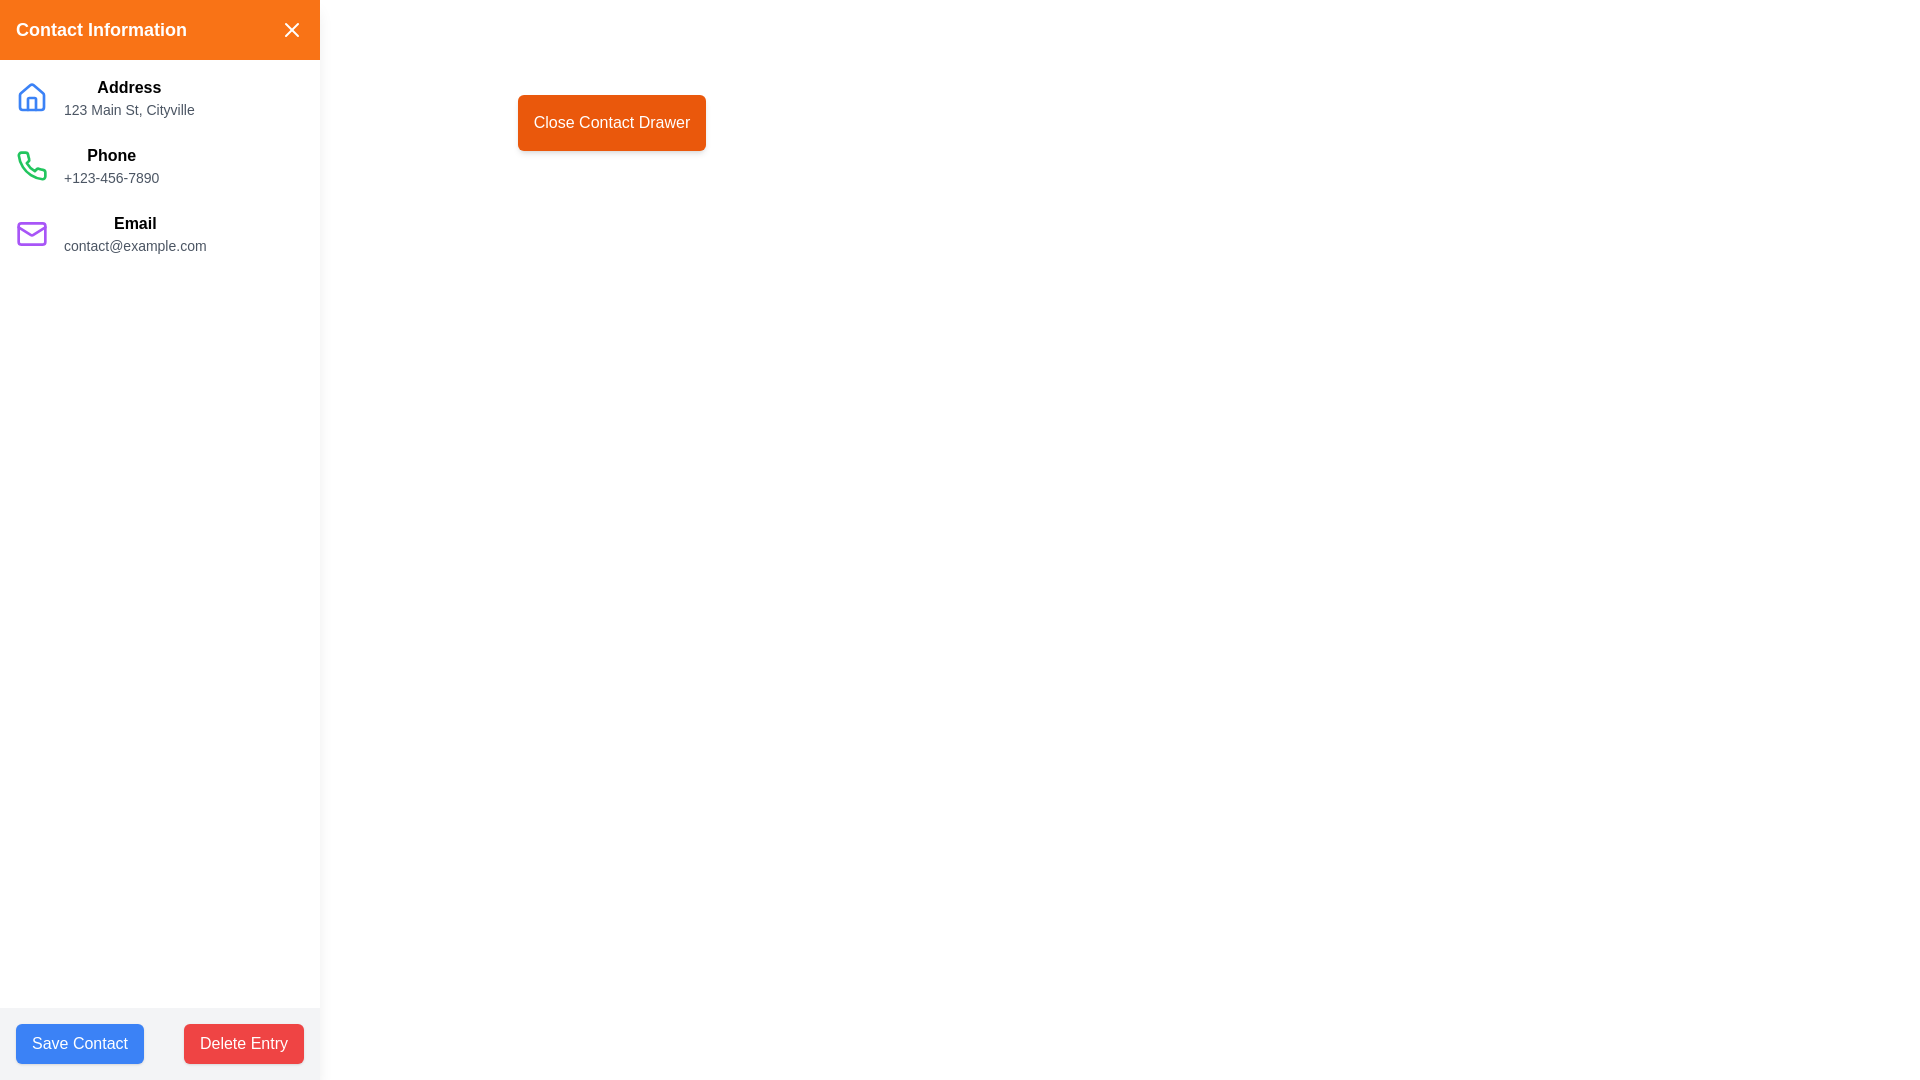 This screenshot has height=1080, width=1920. What do you see at coordinates (32, 164) in the screenshot?
I see `the phone icon represented by a green bordered receiver, located near the 'Phone' label in the contact information panel, to highlight it` at bounding box center [32, 164].